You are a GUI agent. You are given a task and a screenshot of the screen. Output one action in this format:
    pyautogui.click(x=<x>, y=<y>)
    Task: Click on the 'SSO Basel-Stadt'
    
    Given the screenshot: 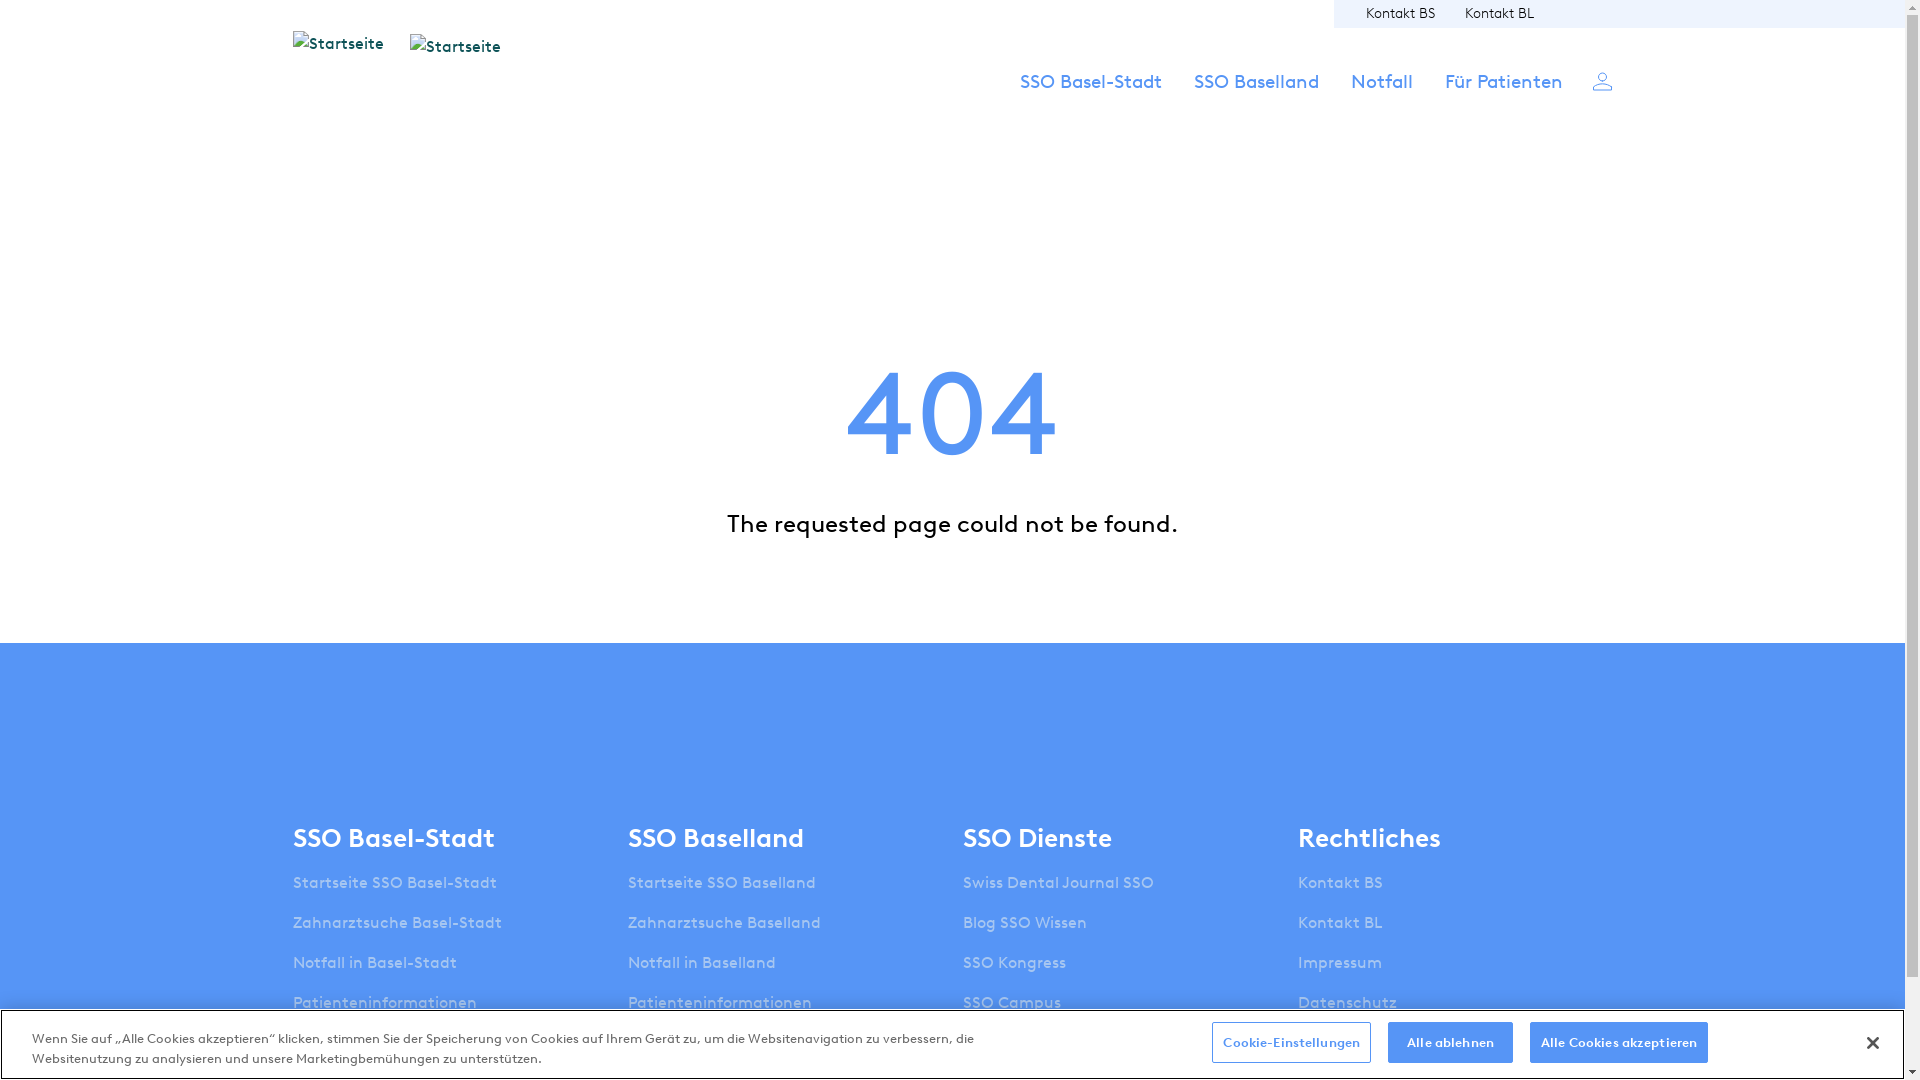 What is the action you would take?
    pyautogui.click(x=1089, y=100)
    